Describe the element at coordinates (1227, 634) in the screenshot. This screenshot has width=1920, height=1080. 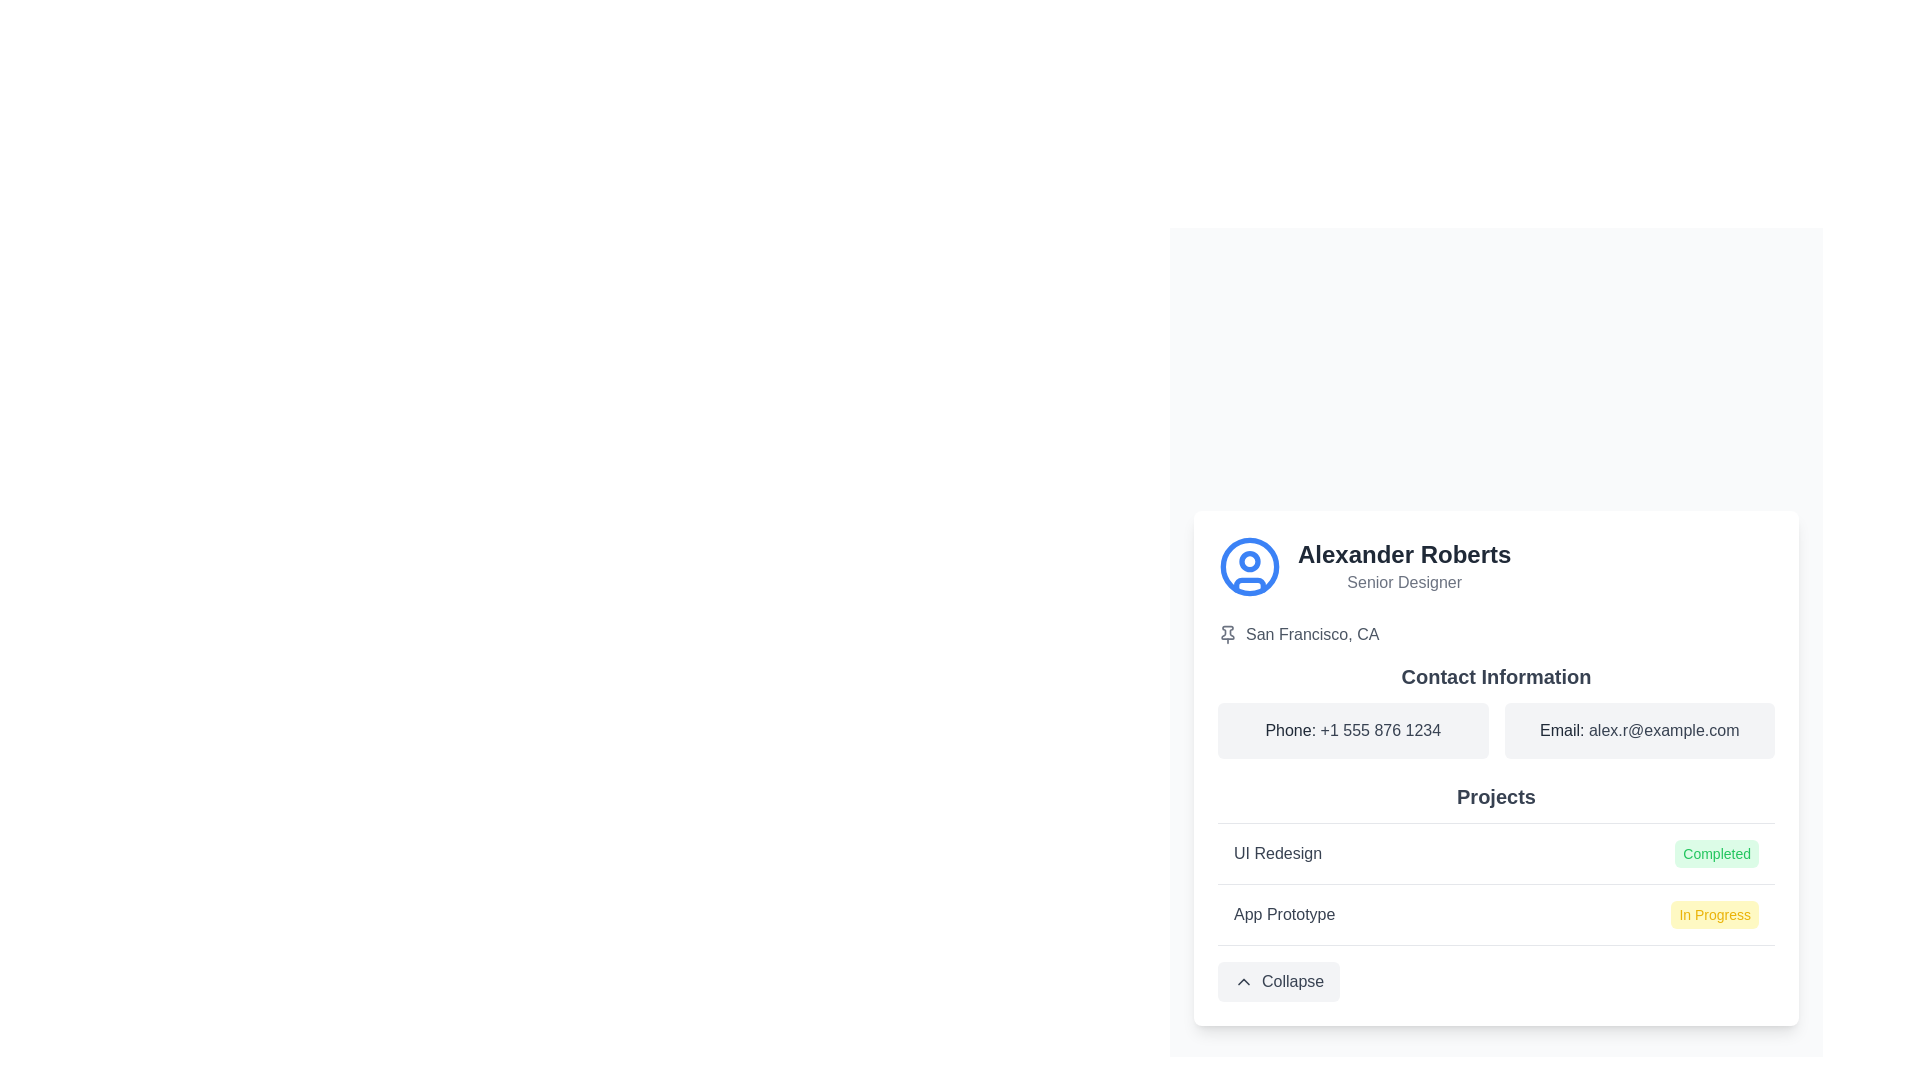
I see `the gray pin-shaped icon located to the left of the text 'San Francisco, CA' within the user profile card` at that location.